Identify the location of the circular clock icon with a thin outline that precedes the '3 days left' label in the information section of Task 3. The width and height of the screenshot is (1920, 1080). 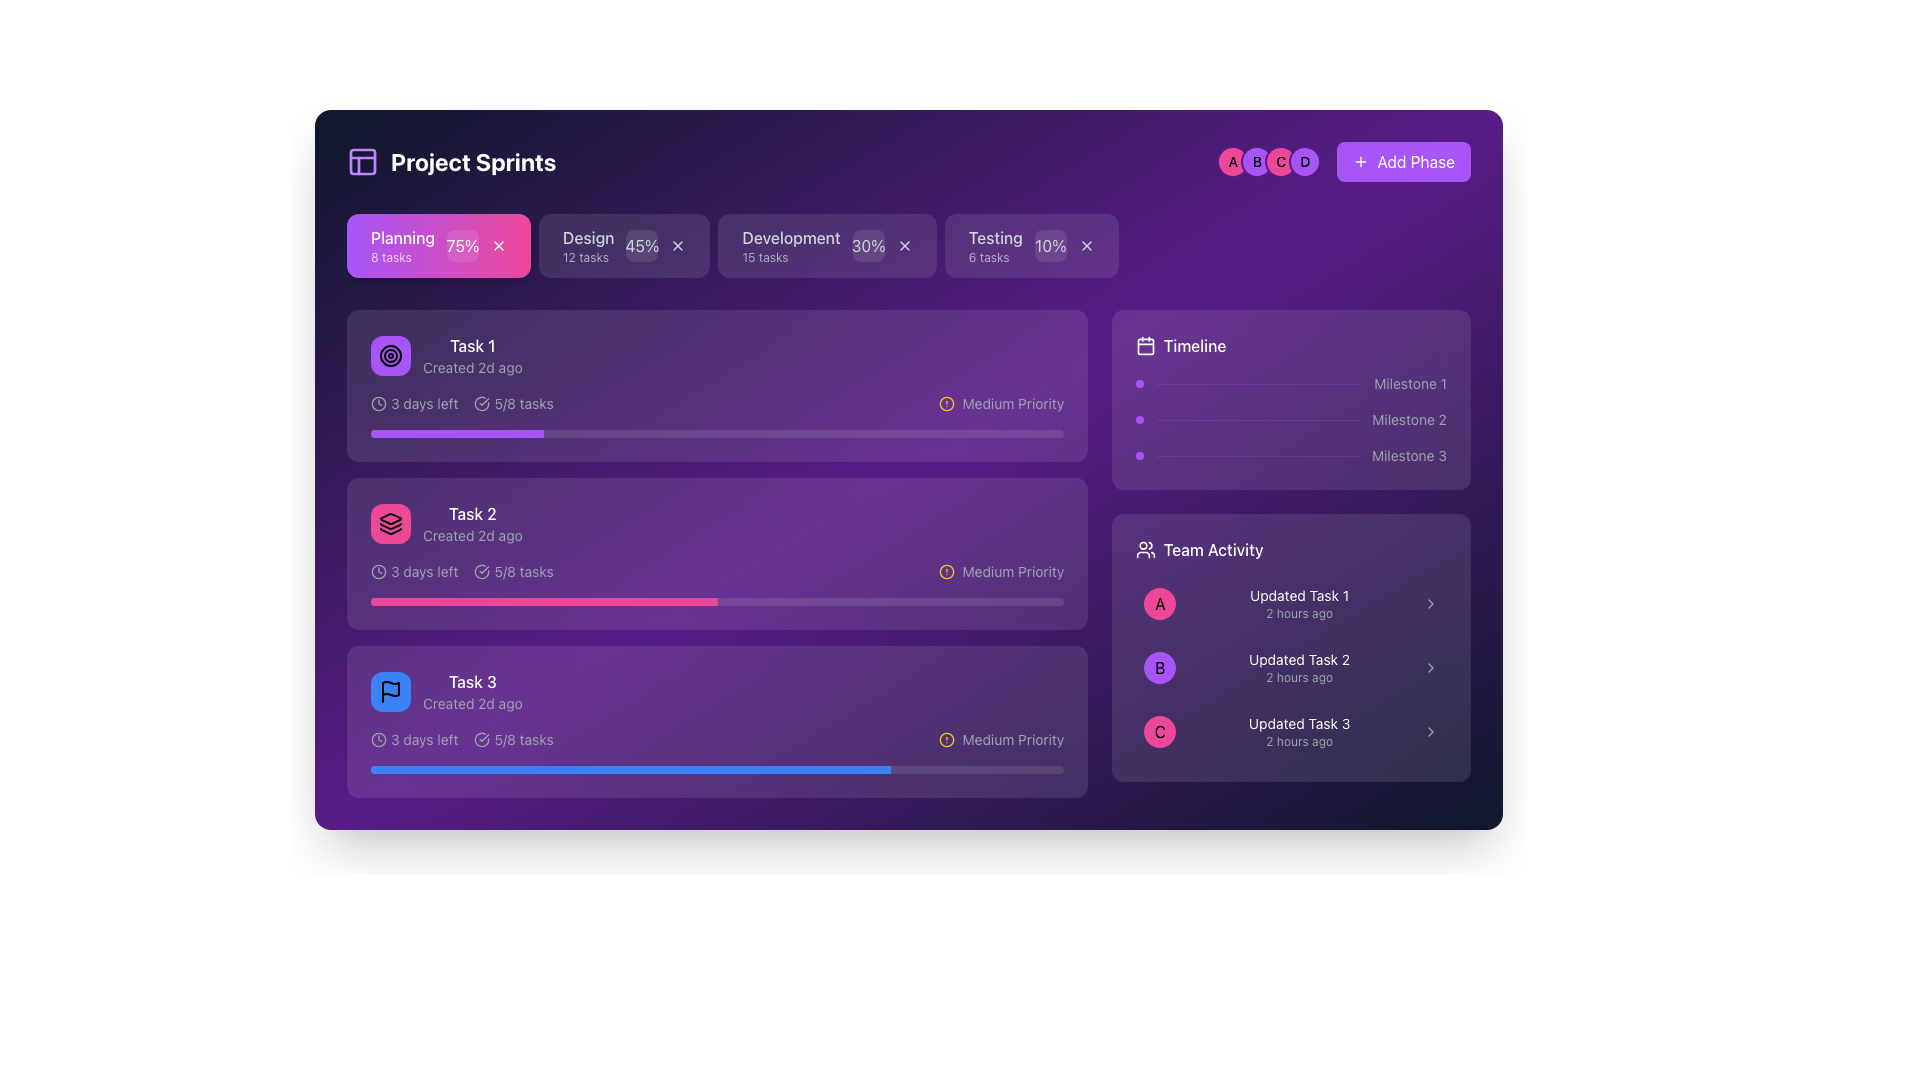
(379, 740).